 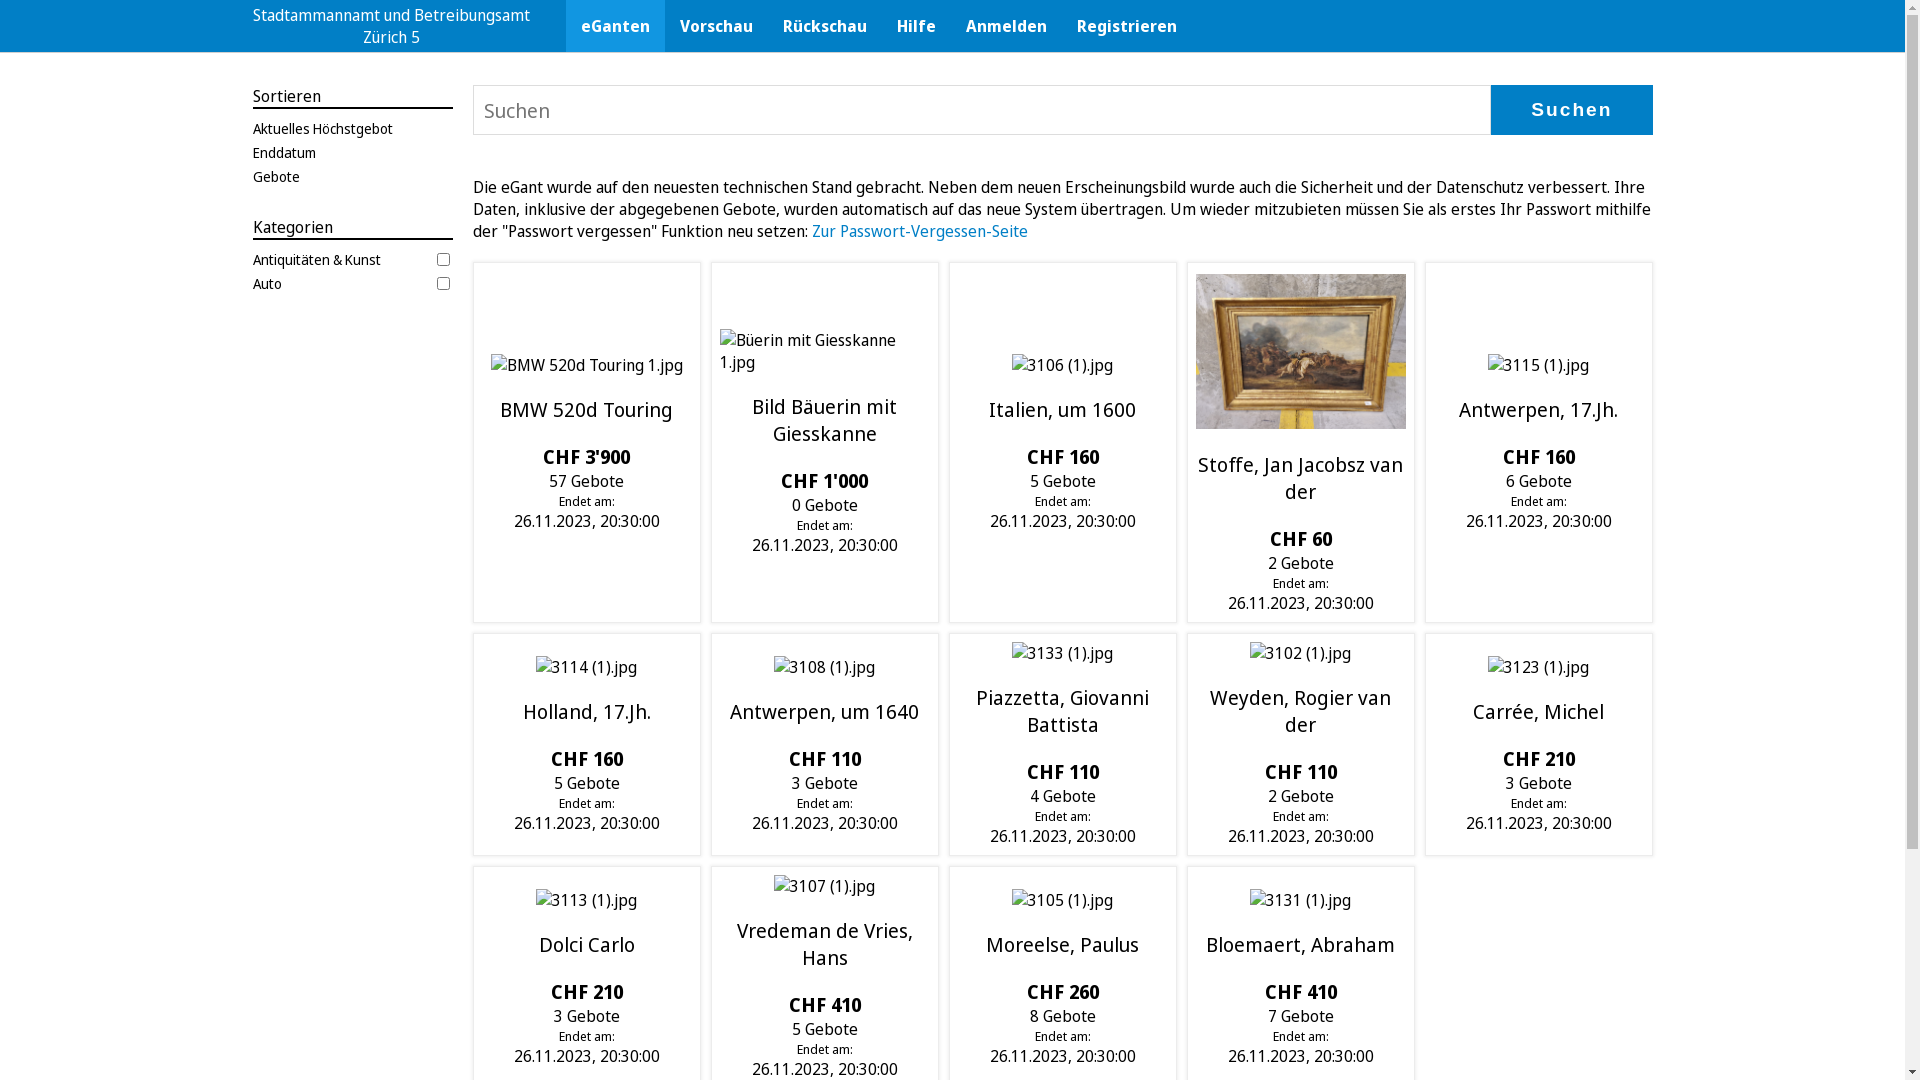 I want to click on 'Auto', so click(x=351, y=283).